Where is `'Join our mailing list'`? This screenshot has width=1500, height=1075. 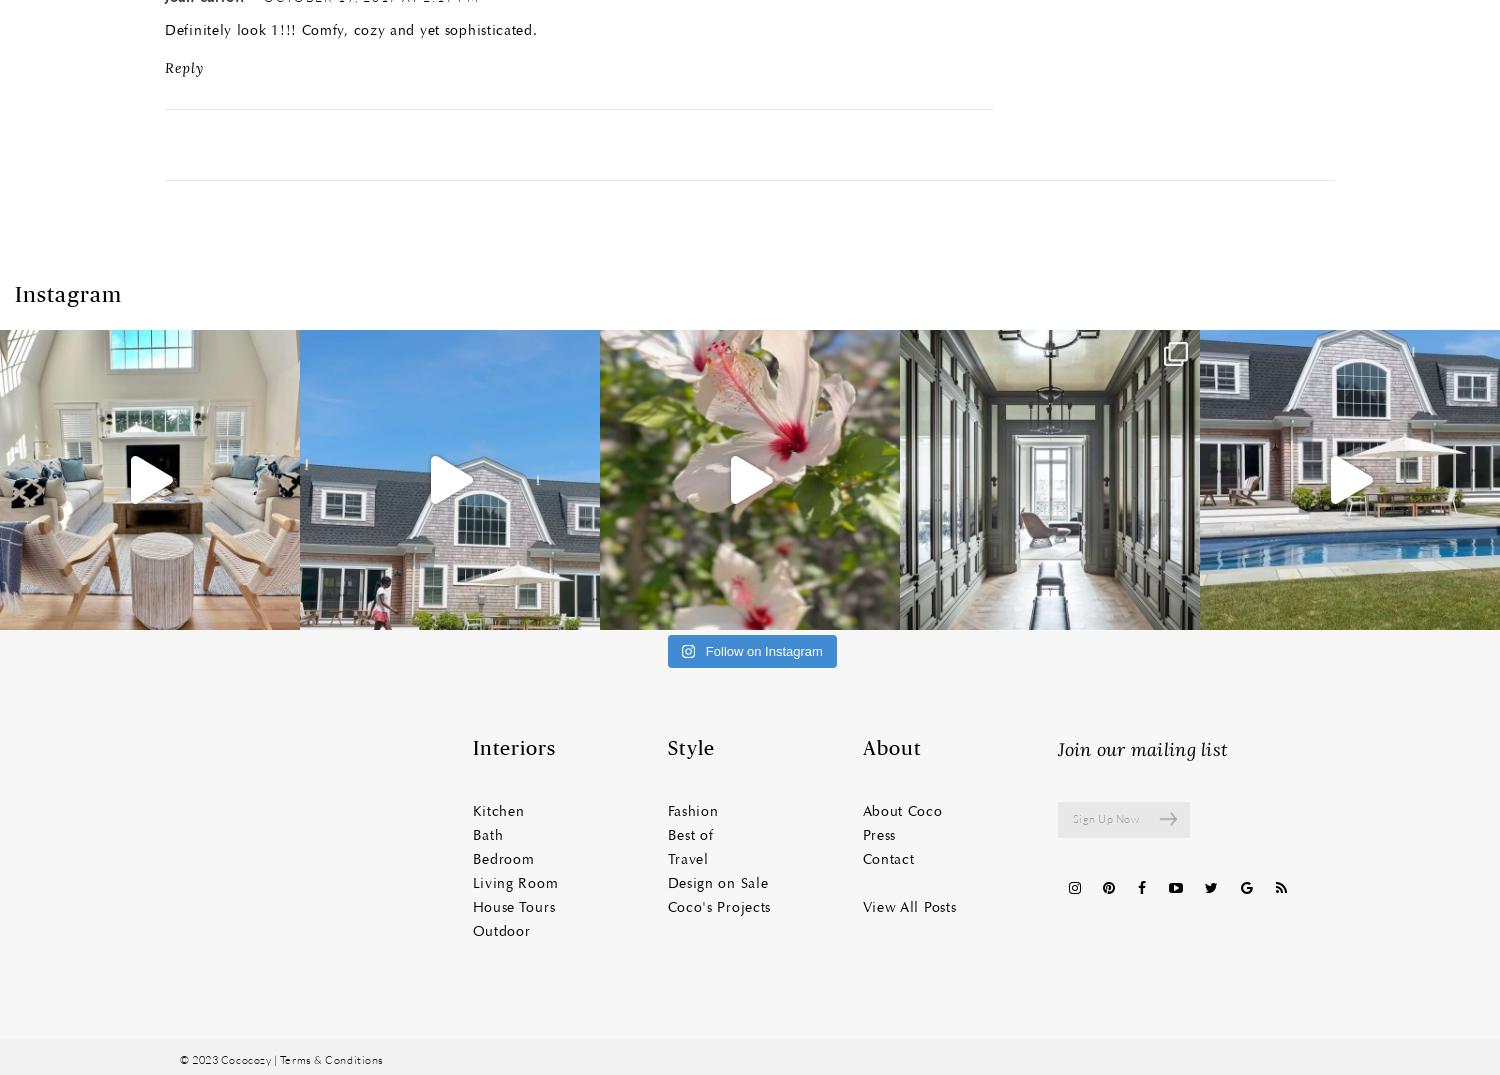
'Join our mailing list' is located at coordinates (1142, 749).